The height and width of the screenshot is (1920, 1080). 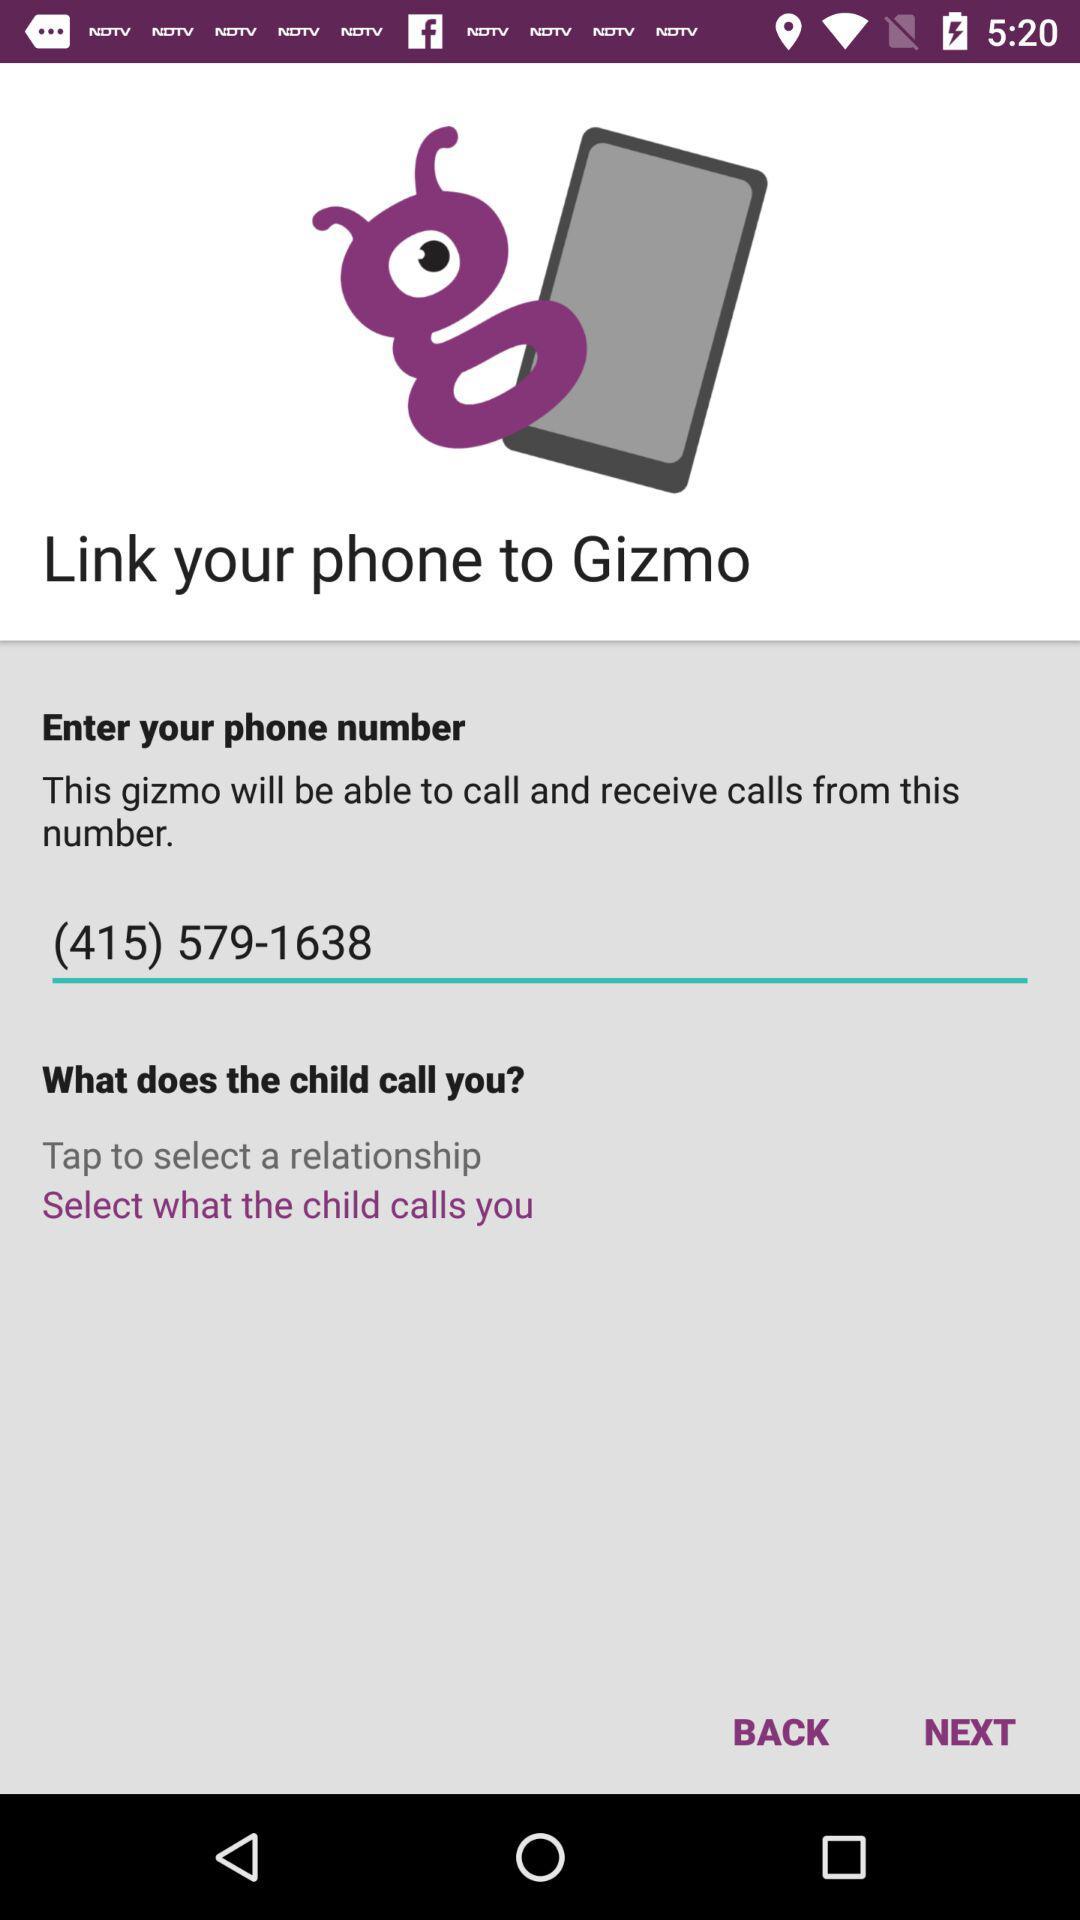 What do you see at coordinates (540, 940) in the screenshot?
I see `the item below the this gizmo will item` at bounding box center [540, 940].